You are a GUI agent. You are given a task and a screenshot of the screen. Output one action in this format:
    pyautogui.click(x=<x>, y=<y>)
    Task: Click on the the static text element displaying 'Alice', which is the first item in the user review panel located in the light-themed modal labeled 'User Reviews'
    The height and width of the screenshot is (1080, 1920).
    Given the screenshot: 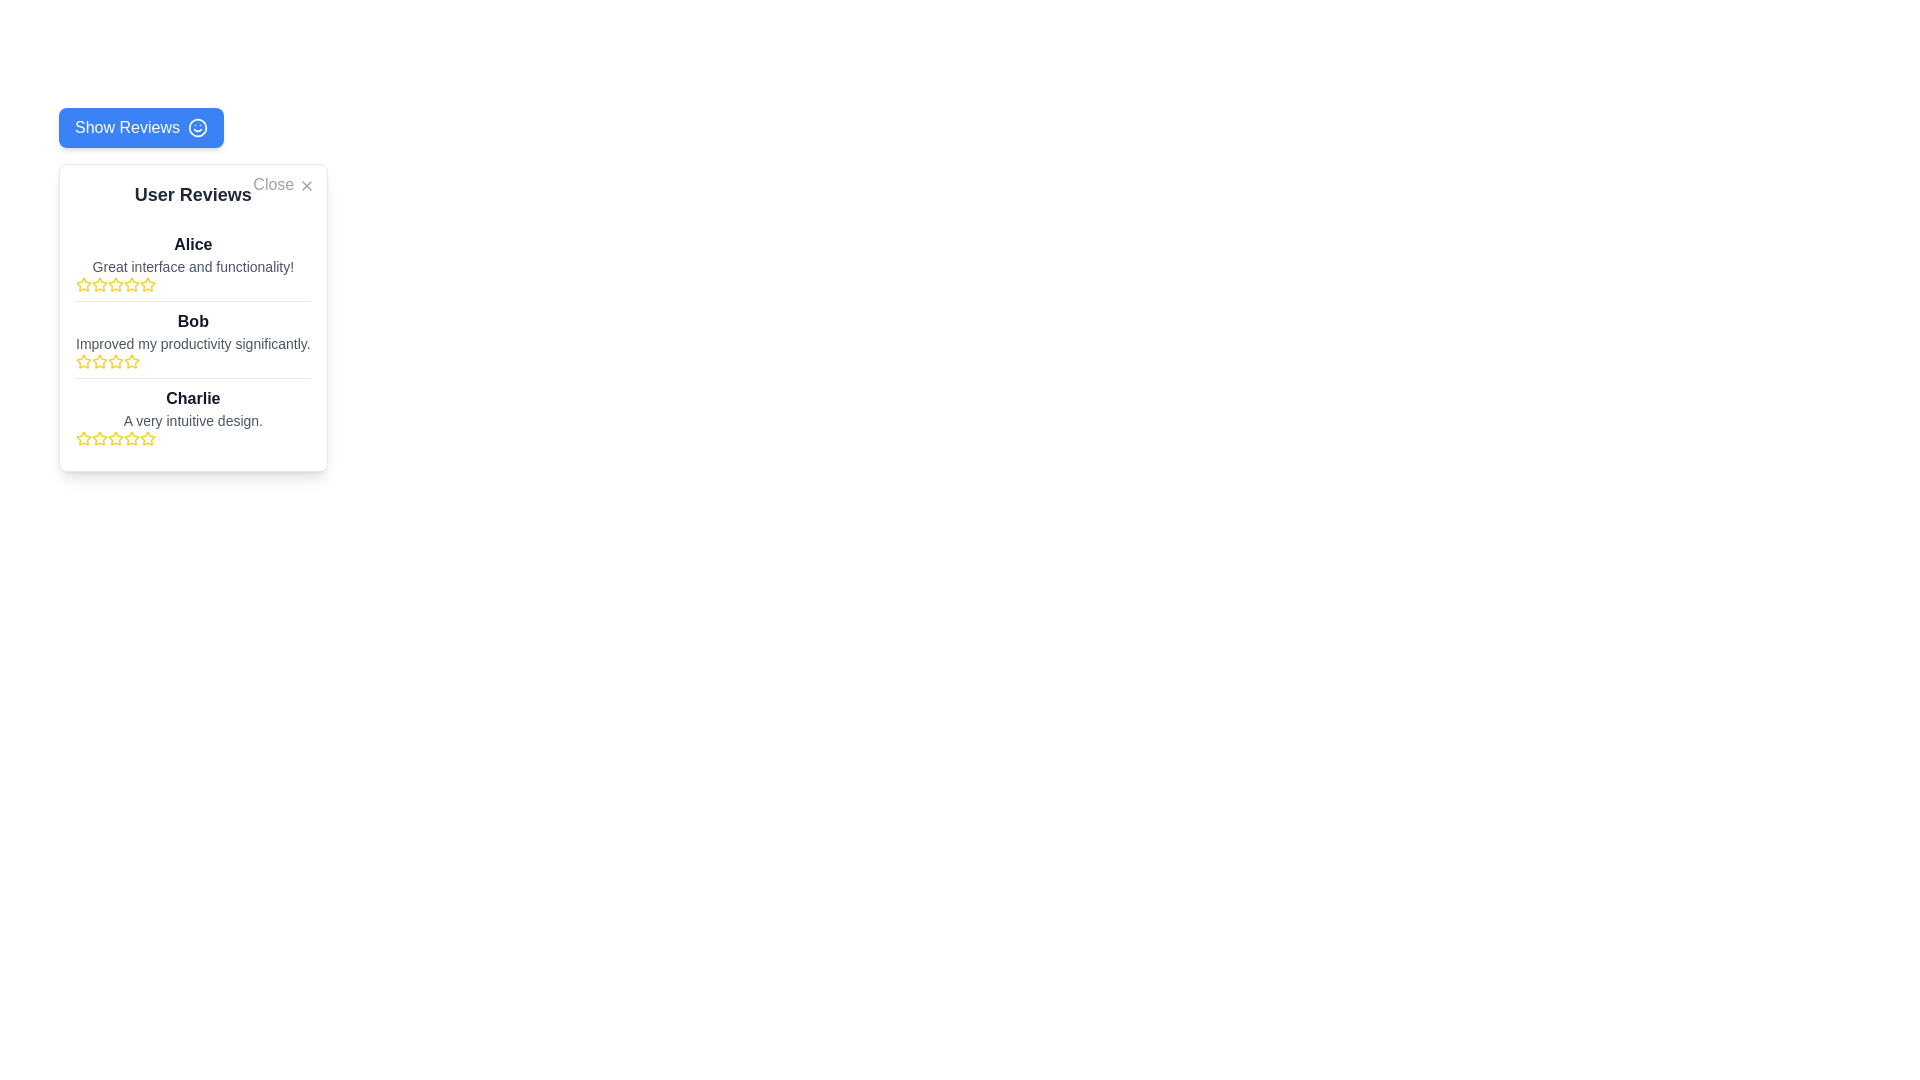 What is the action you would take?
    pyautogui.click(x=193, y=243)
    